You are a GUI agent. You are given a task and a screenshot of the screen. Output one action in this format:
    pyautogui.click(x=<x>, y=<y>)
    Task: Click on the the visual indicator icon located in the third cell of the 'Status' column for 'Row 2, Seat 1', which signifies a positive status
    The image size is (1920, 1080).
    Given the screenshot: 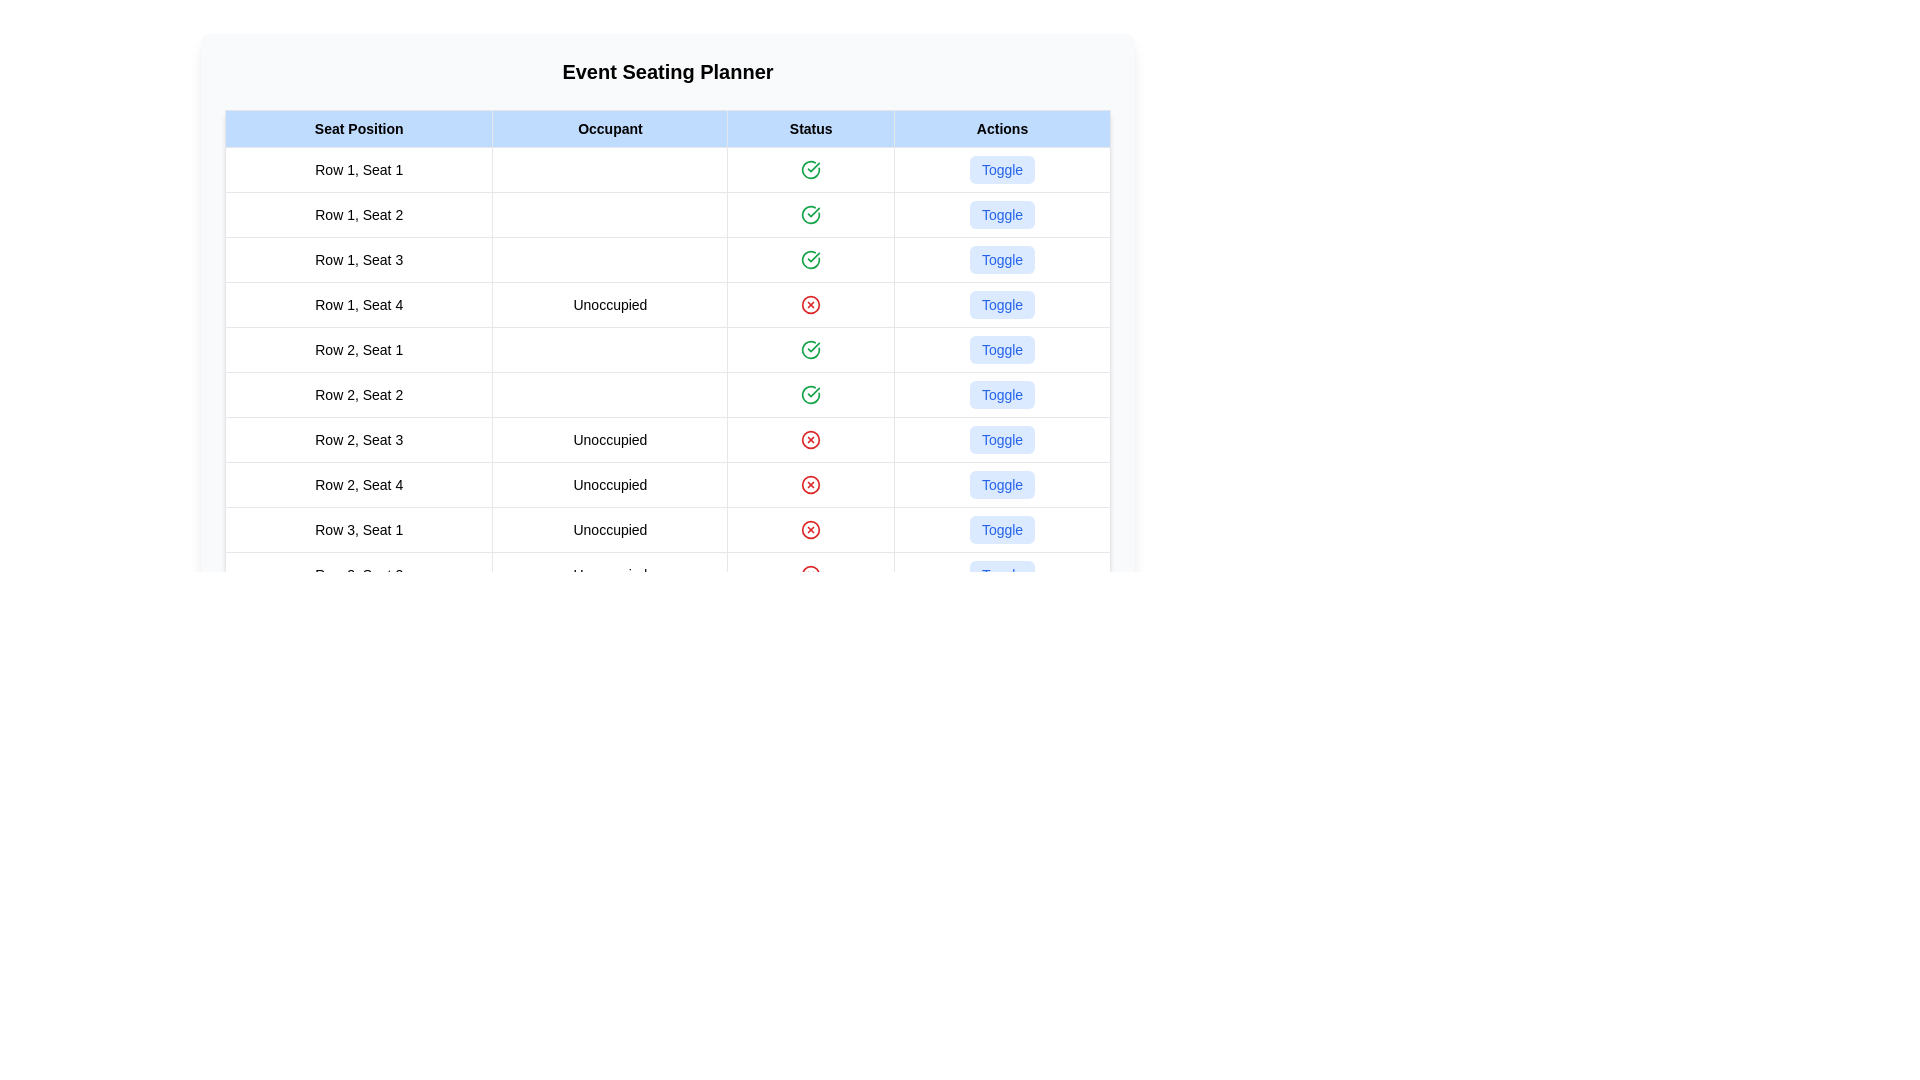 What is the action you would take?
    pyautogui.click(x=811, y=349)
    